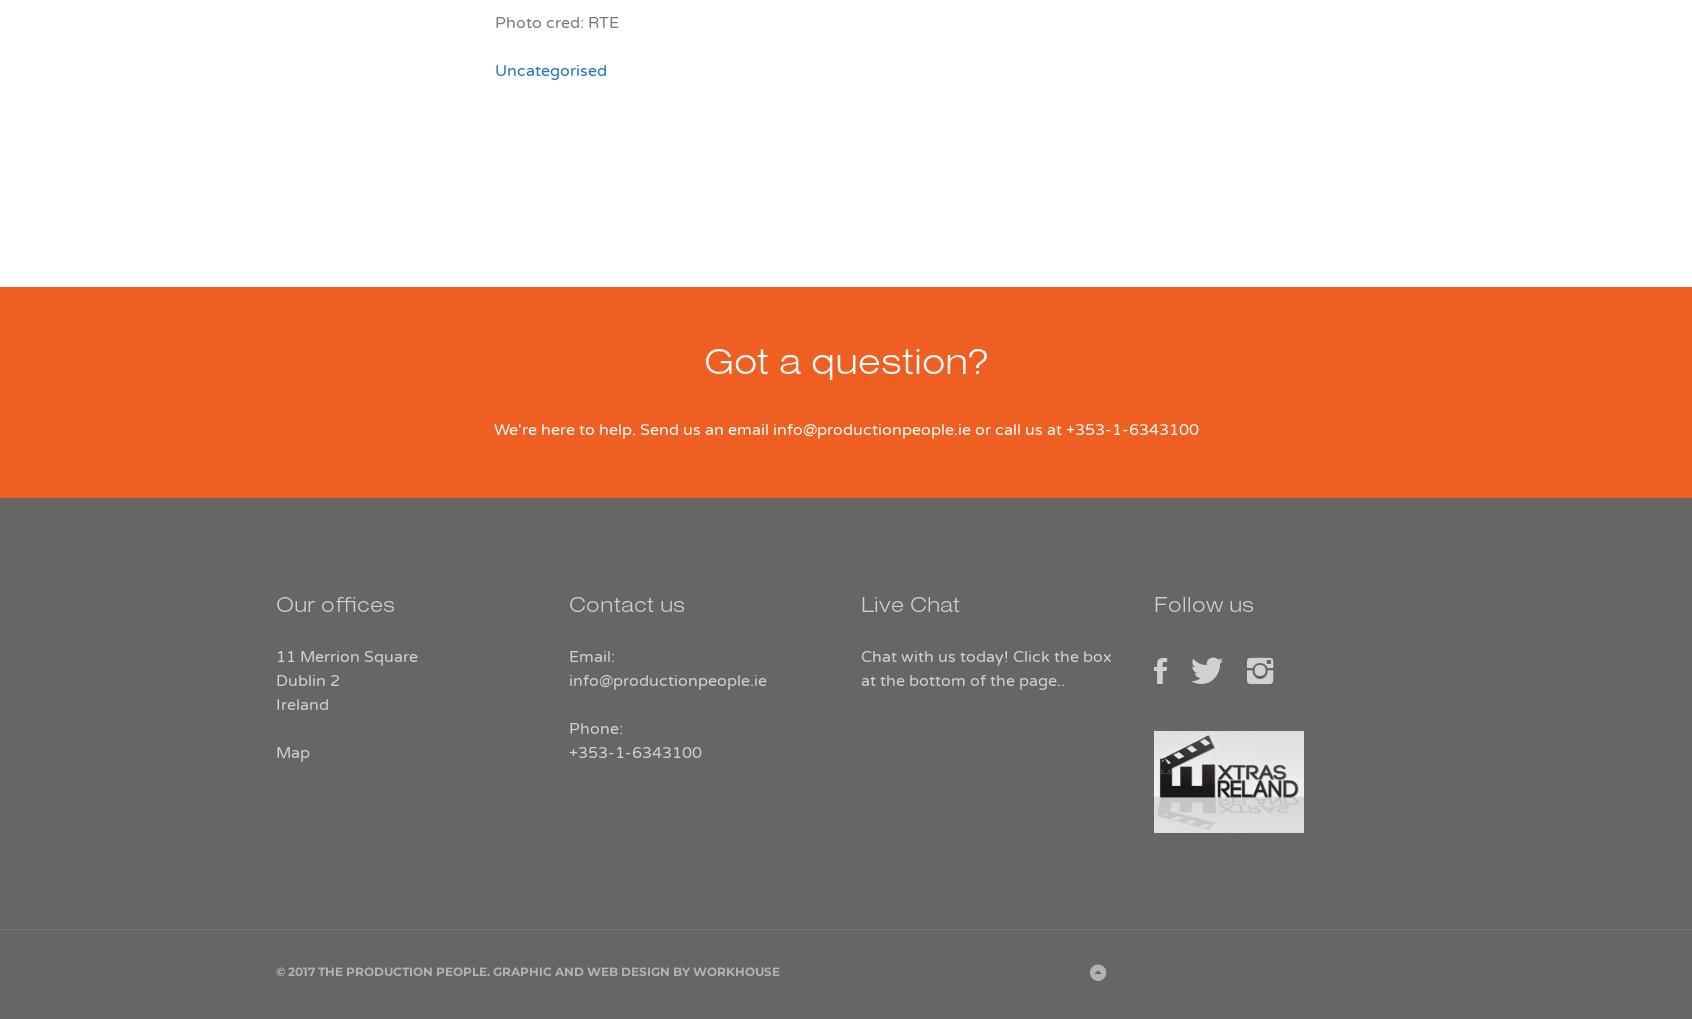 Image resolution: width=1692 pixels, height=1019 pixels. I want to click on 'or call us at +353-1-6343100', so click(970, 430).